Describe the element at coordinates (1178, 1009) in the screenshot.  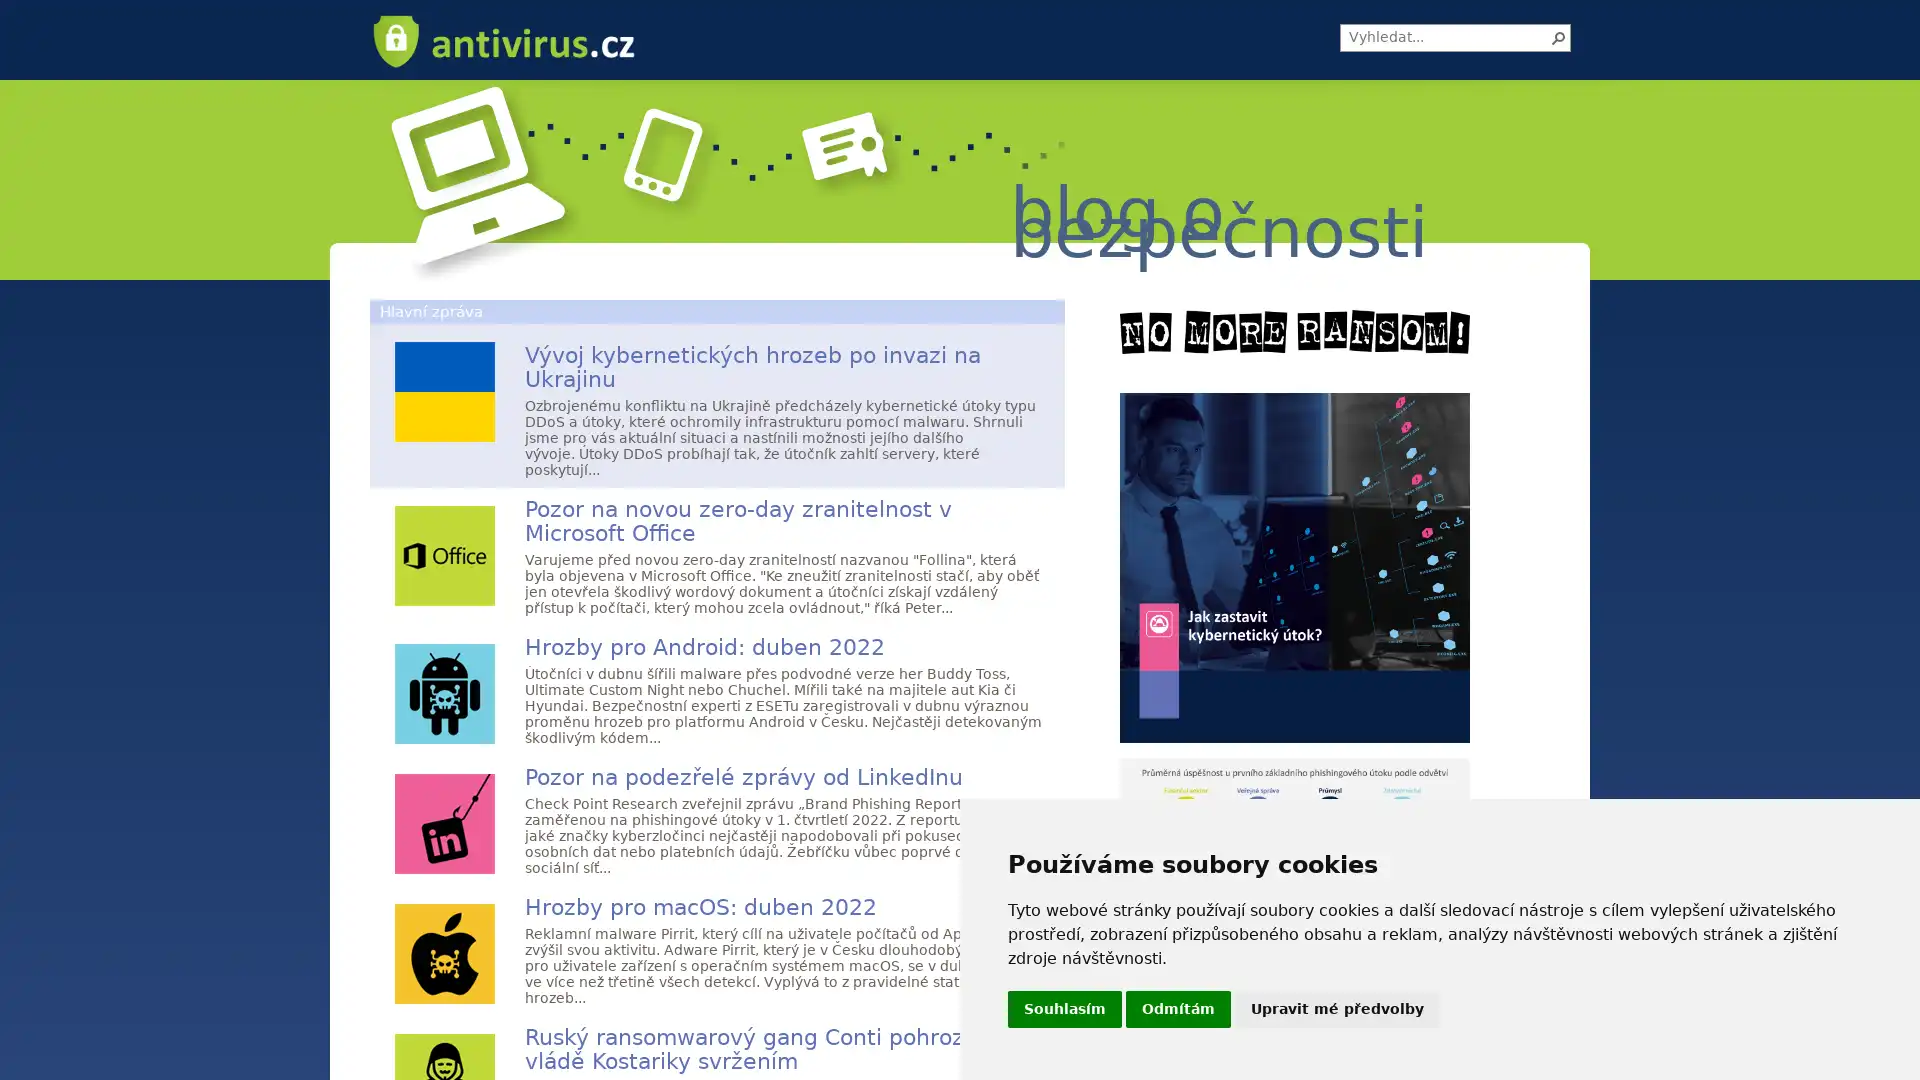
I see `Odmitam` at that location.